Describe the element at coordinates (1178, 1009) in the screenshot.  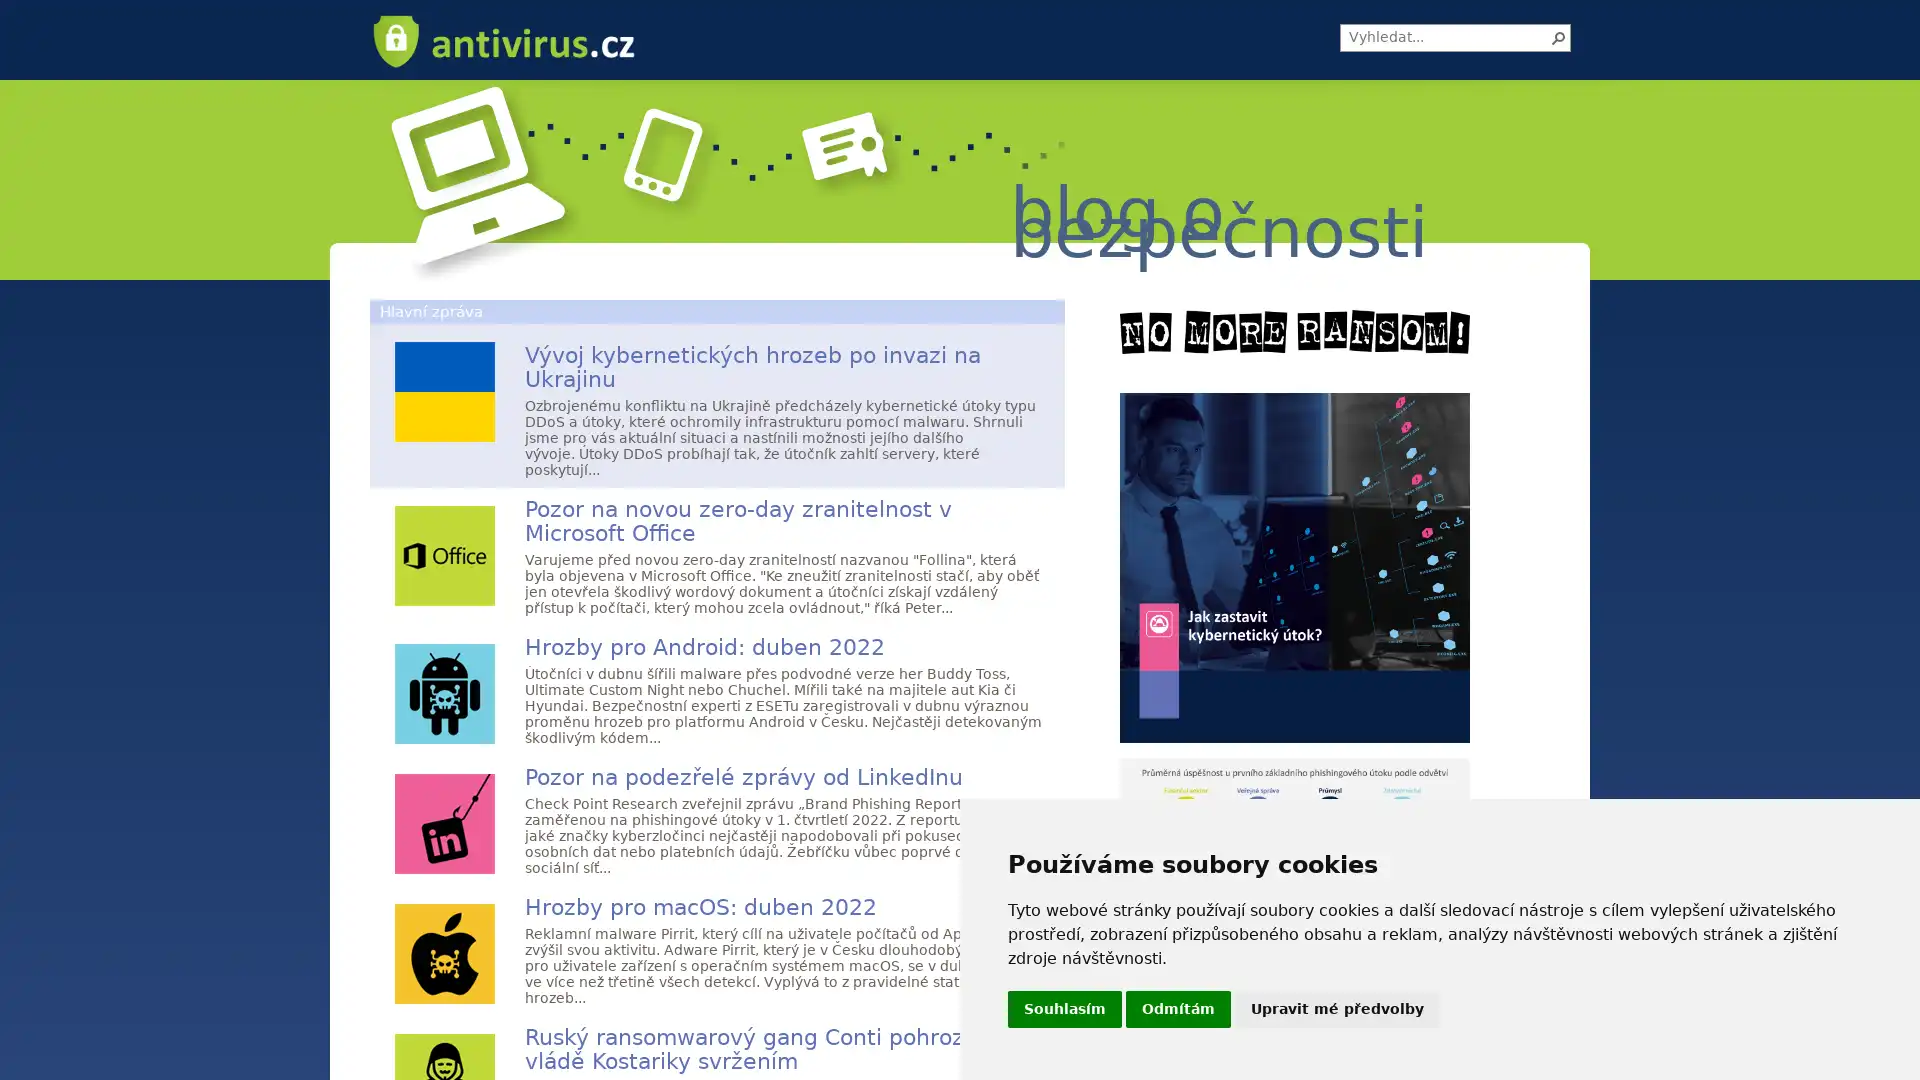
I see `Odmitam` at that location.